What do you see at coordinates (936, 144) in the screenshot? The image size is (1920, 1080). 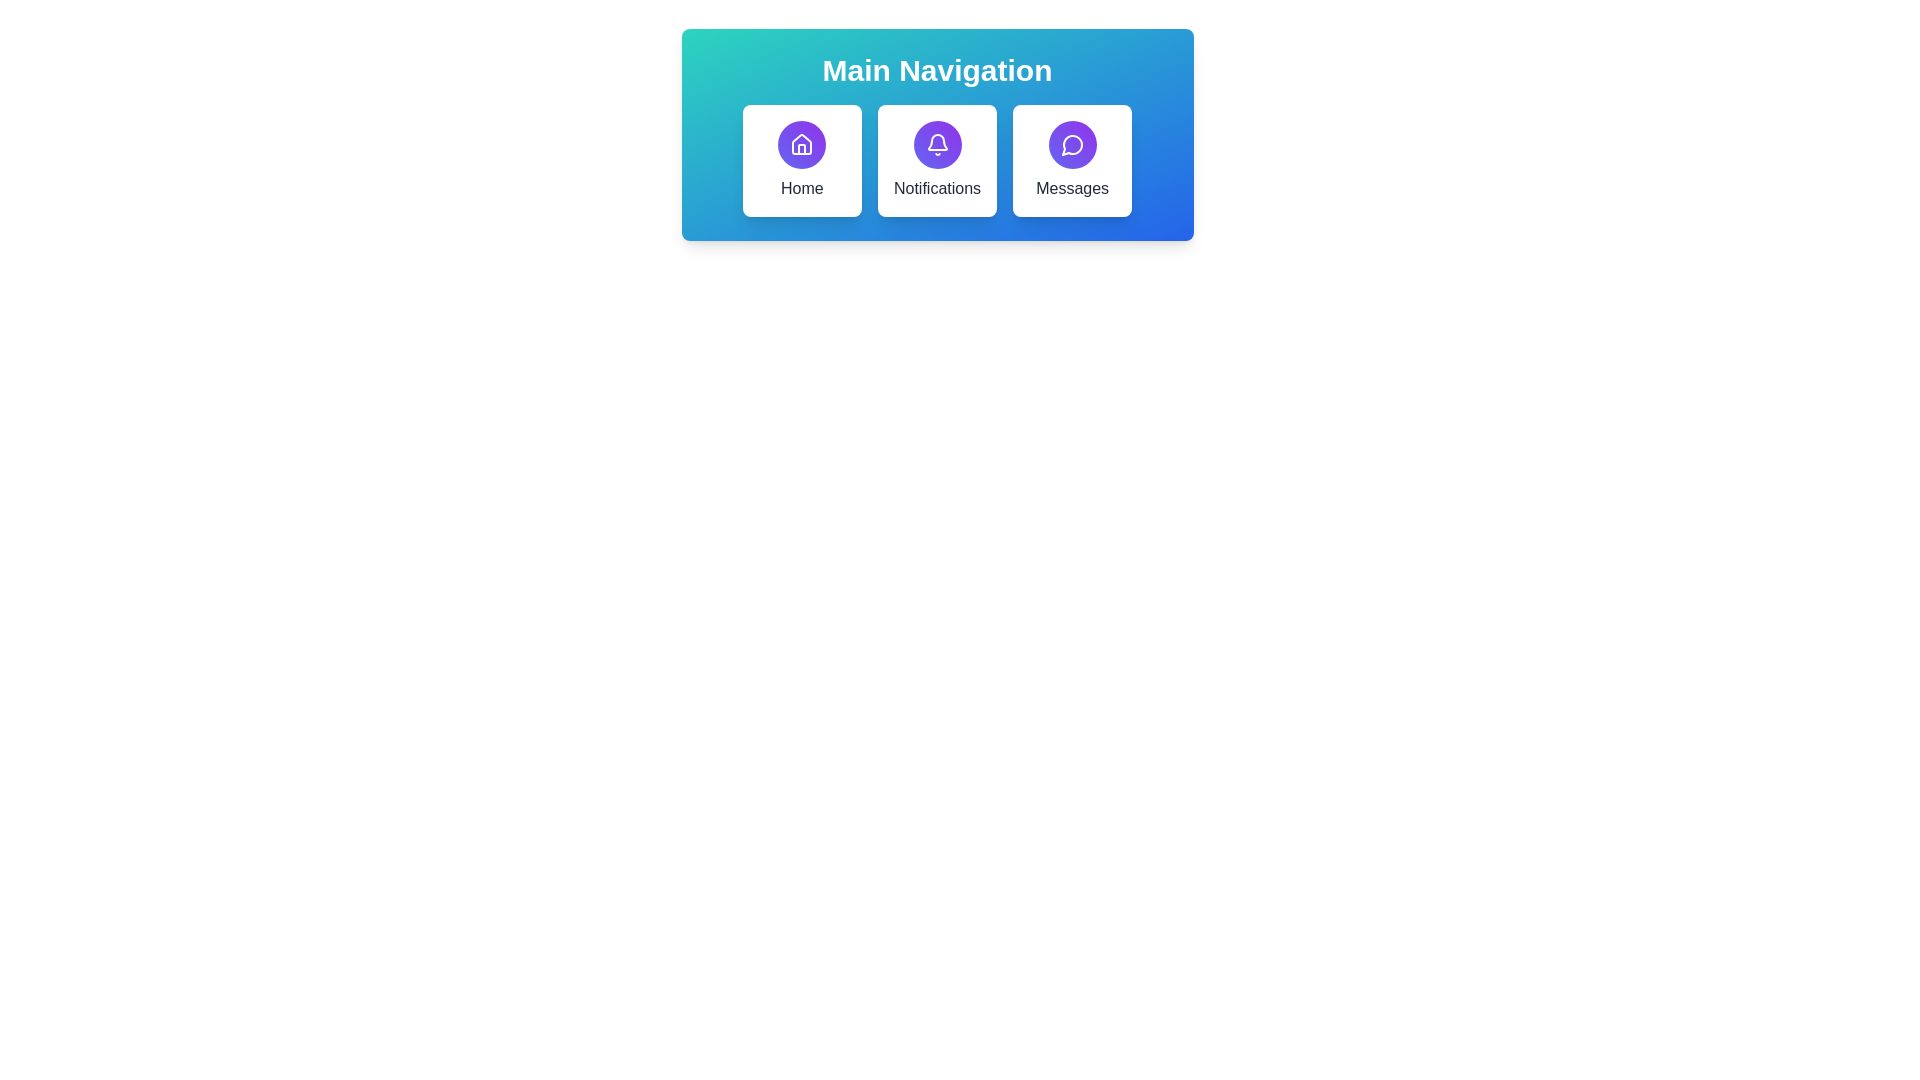 I see `the notification icon located in the middle of the horizontal navigation bar, which is the second element between the home icon and the messages icon` at bounding box center [936, 144].